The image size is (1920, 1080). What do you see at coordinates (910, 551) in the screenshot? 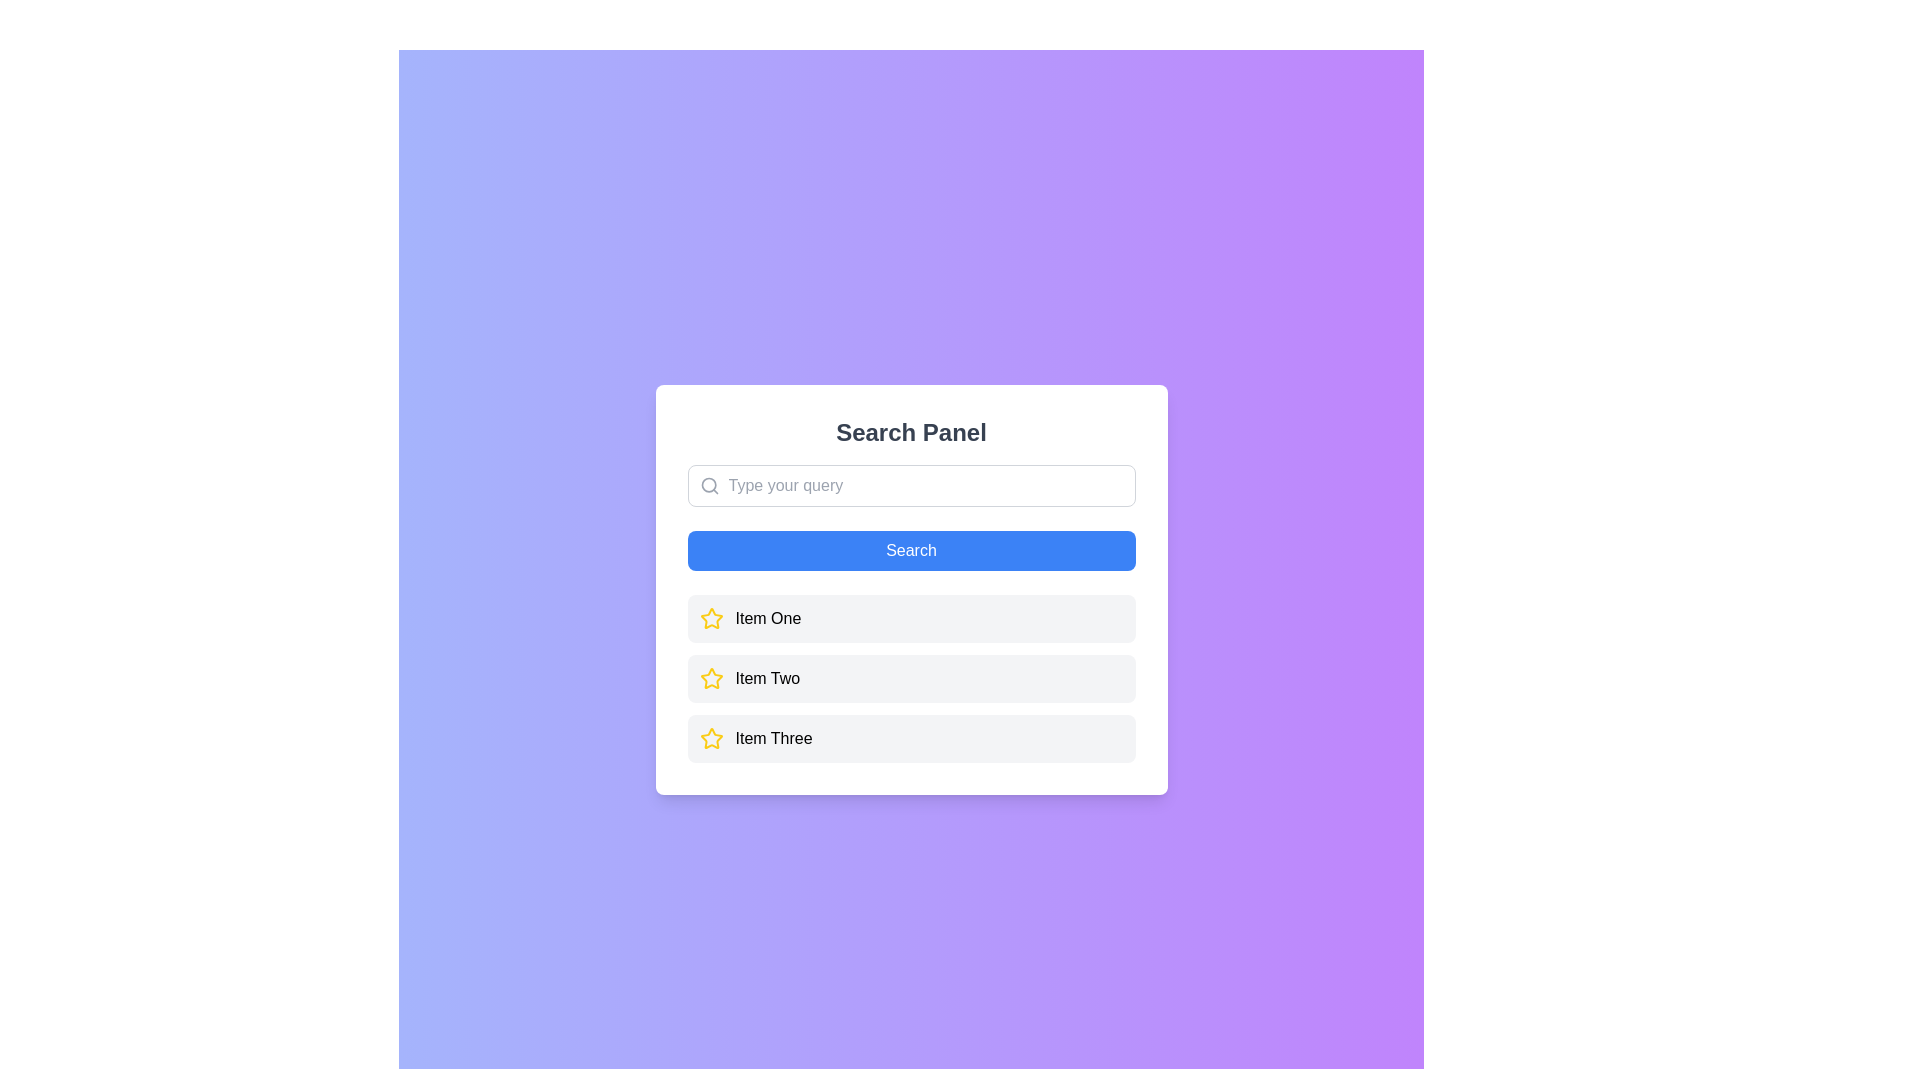
I see `the rectangular 'Search' button with a blue background and rounded corners located in the 'Search Panel'` at bounding box center [910, 551].